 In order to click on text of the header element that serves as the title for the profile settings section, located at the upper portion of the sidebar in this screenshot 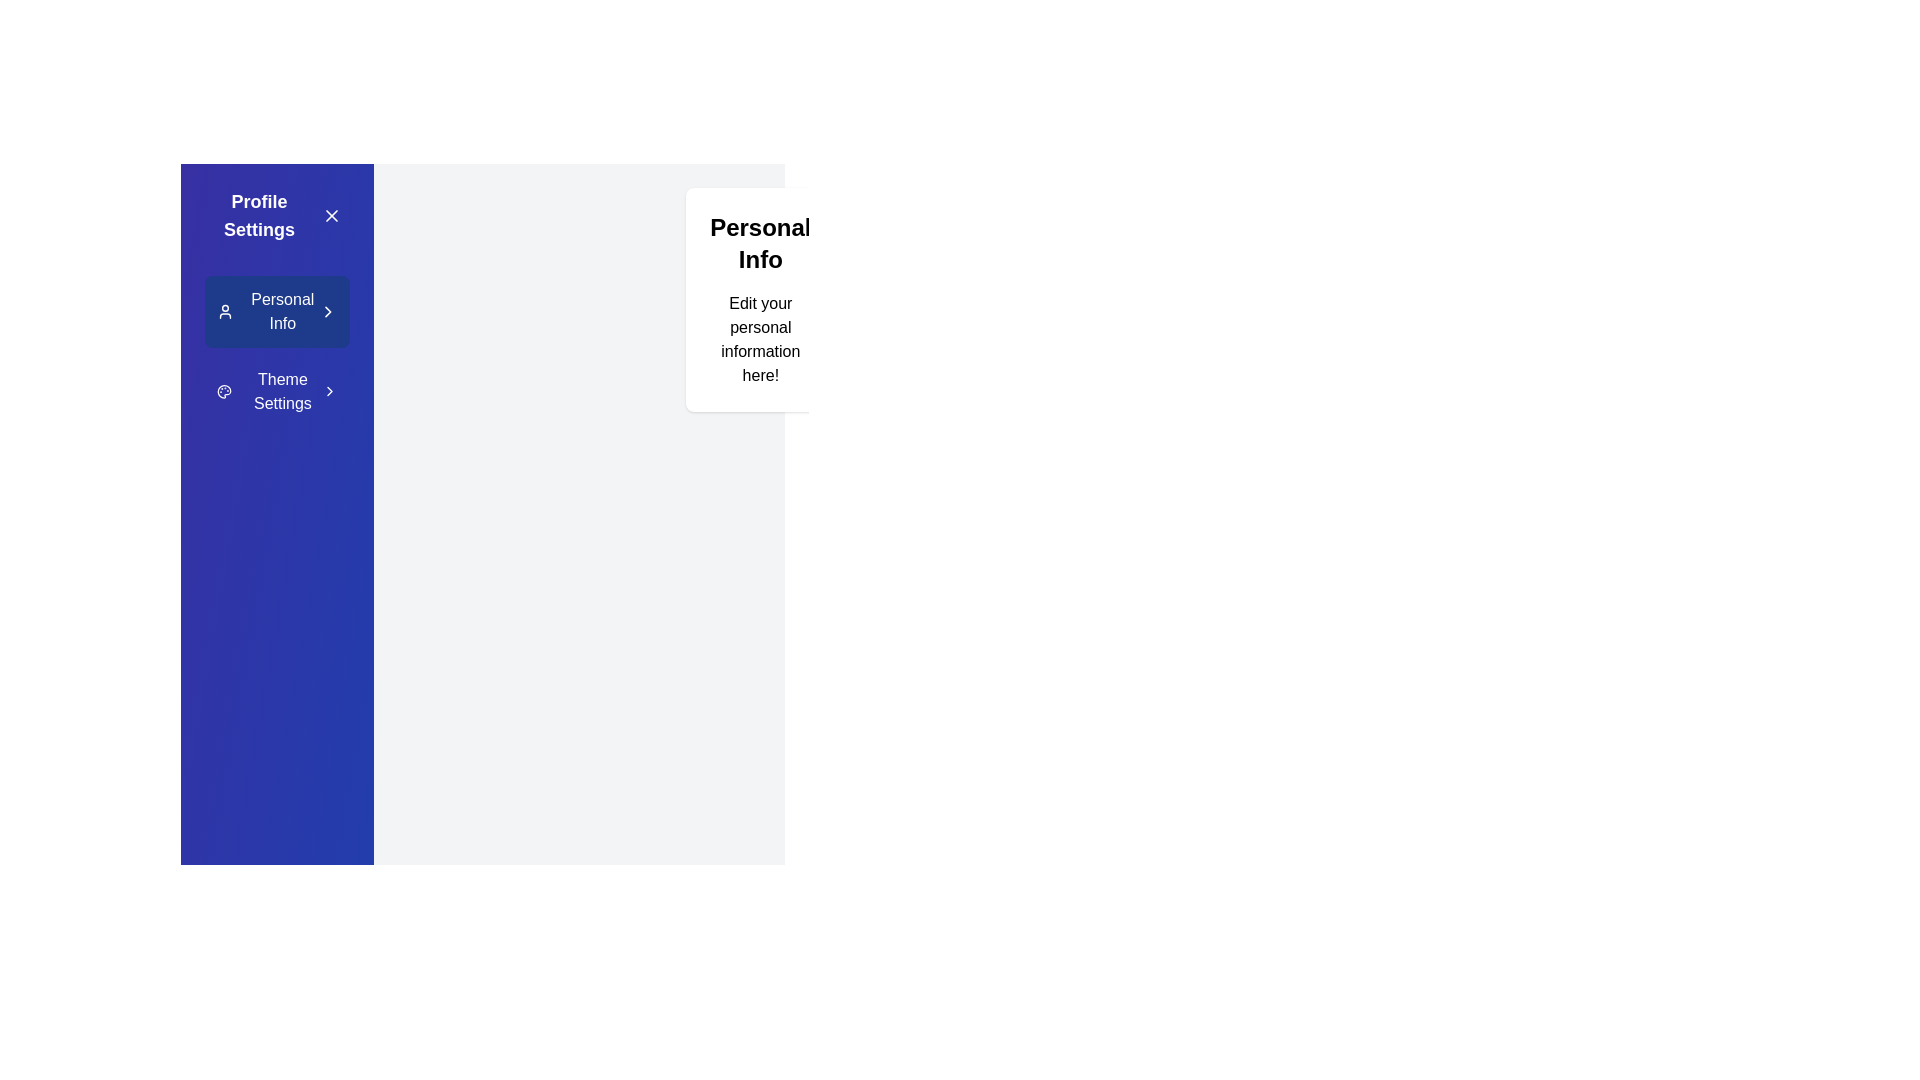, I will do `click(258, 216)`.